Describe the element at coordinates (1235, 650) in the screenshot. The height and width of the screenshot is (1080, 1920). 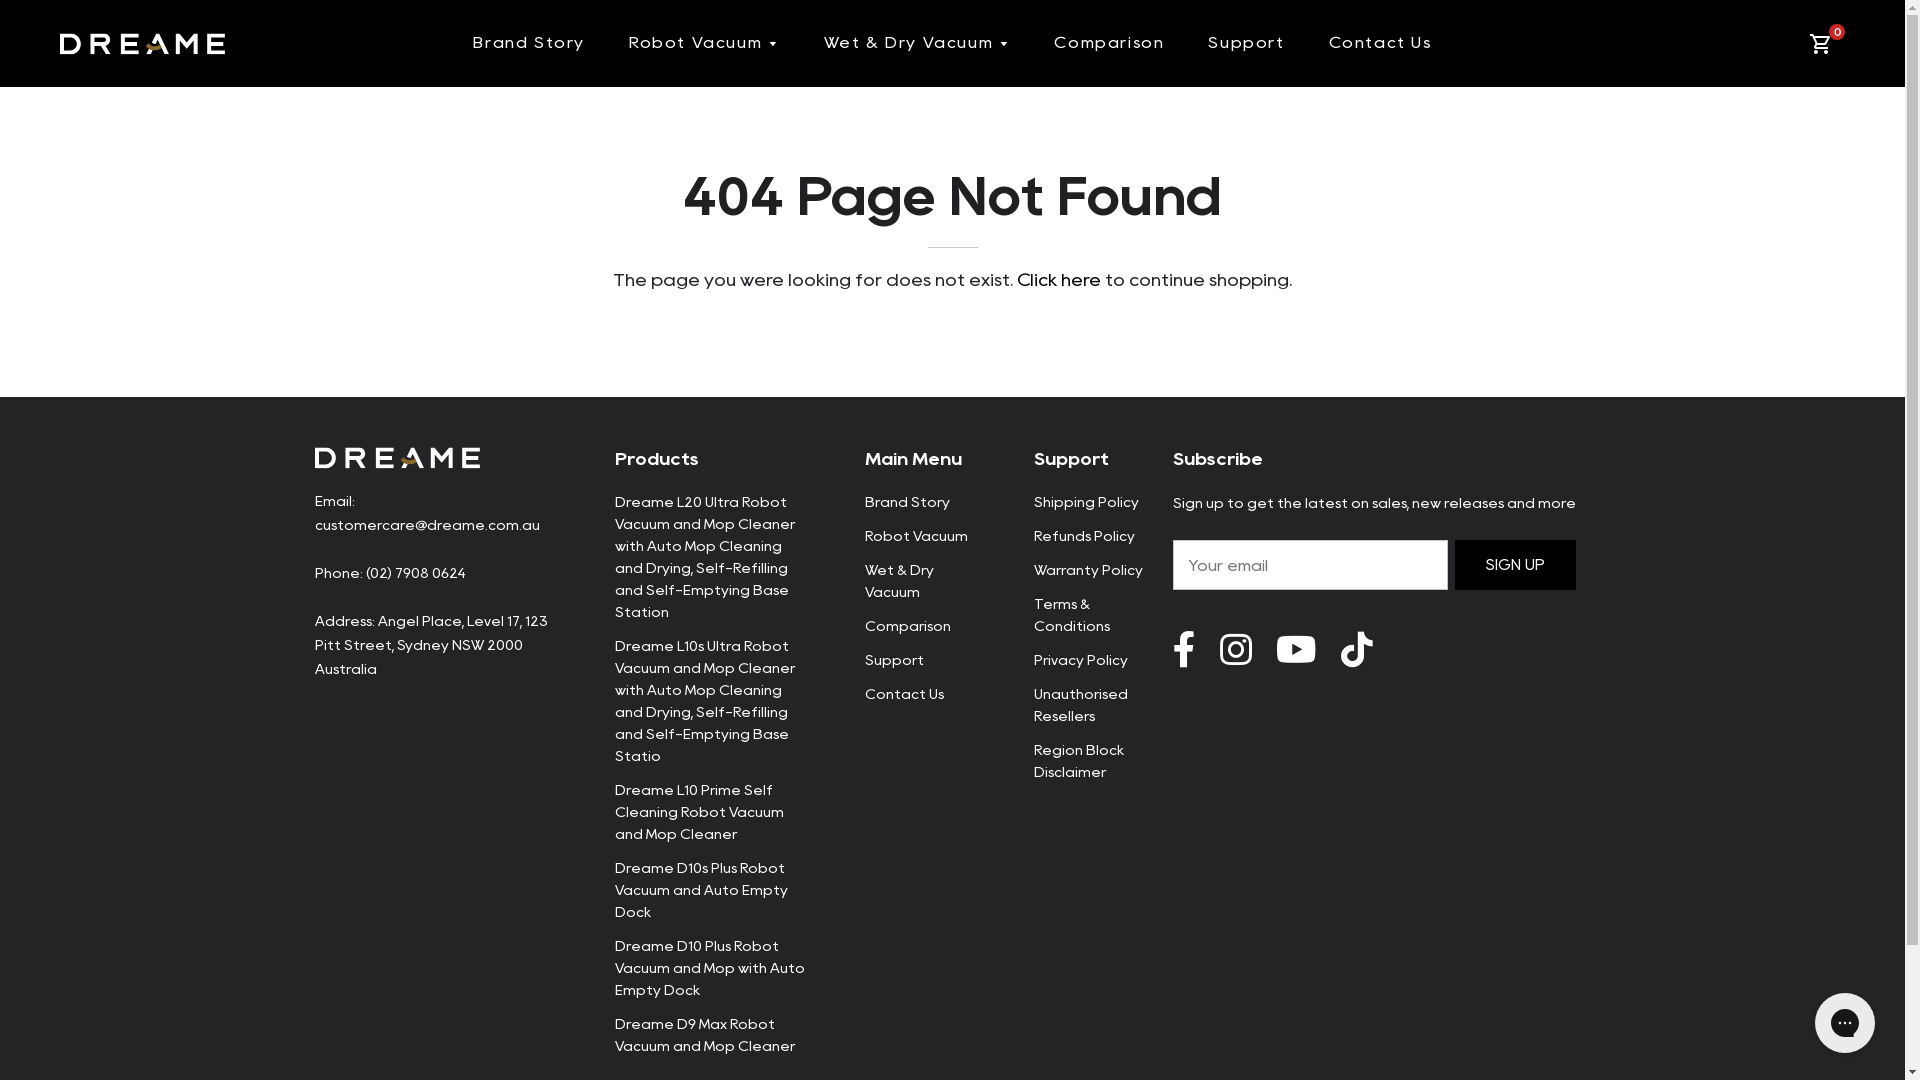
I see `'Dreame Technology Australia on Instagram'` at that location.